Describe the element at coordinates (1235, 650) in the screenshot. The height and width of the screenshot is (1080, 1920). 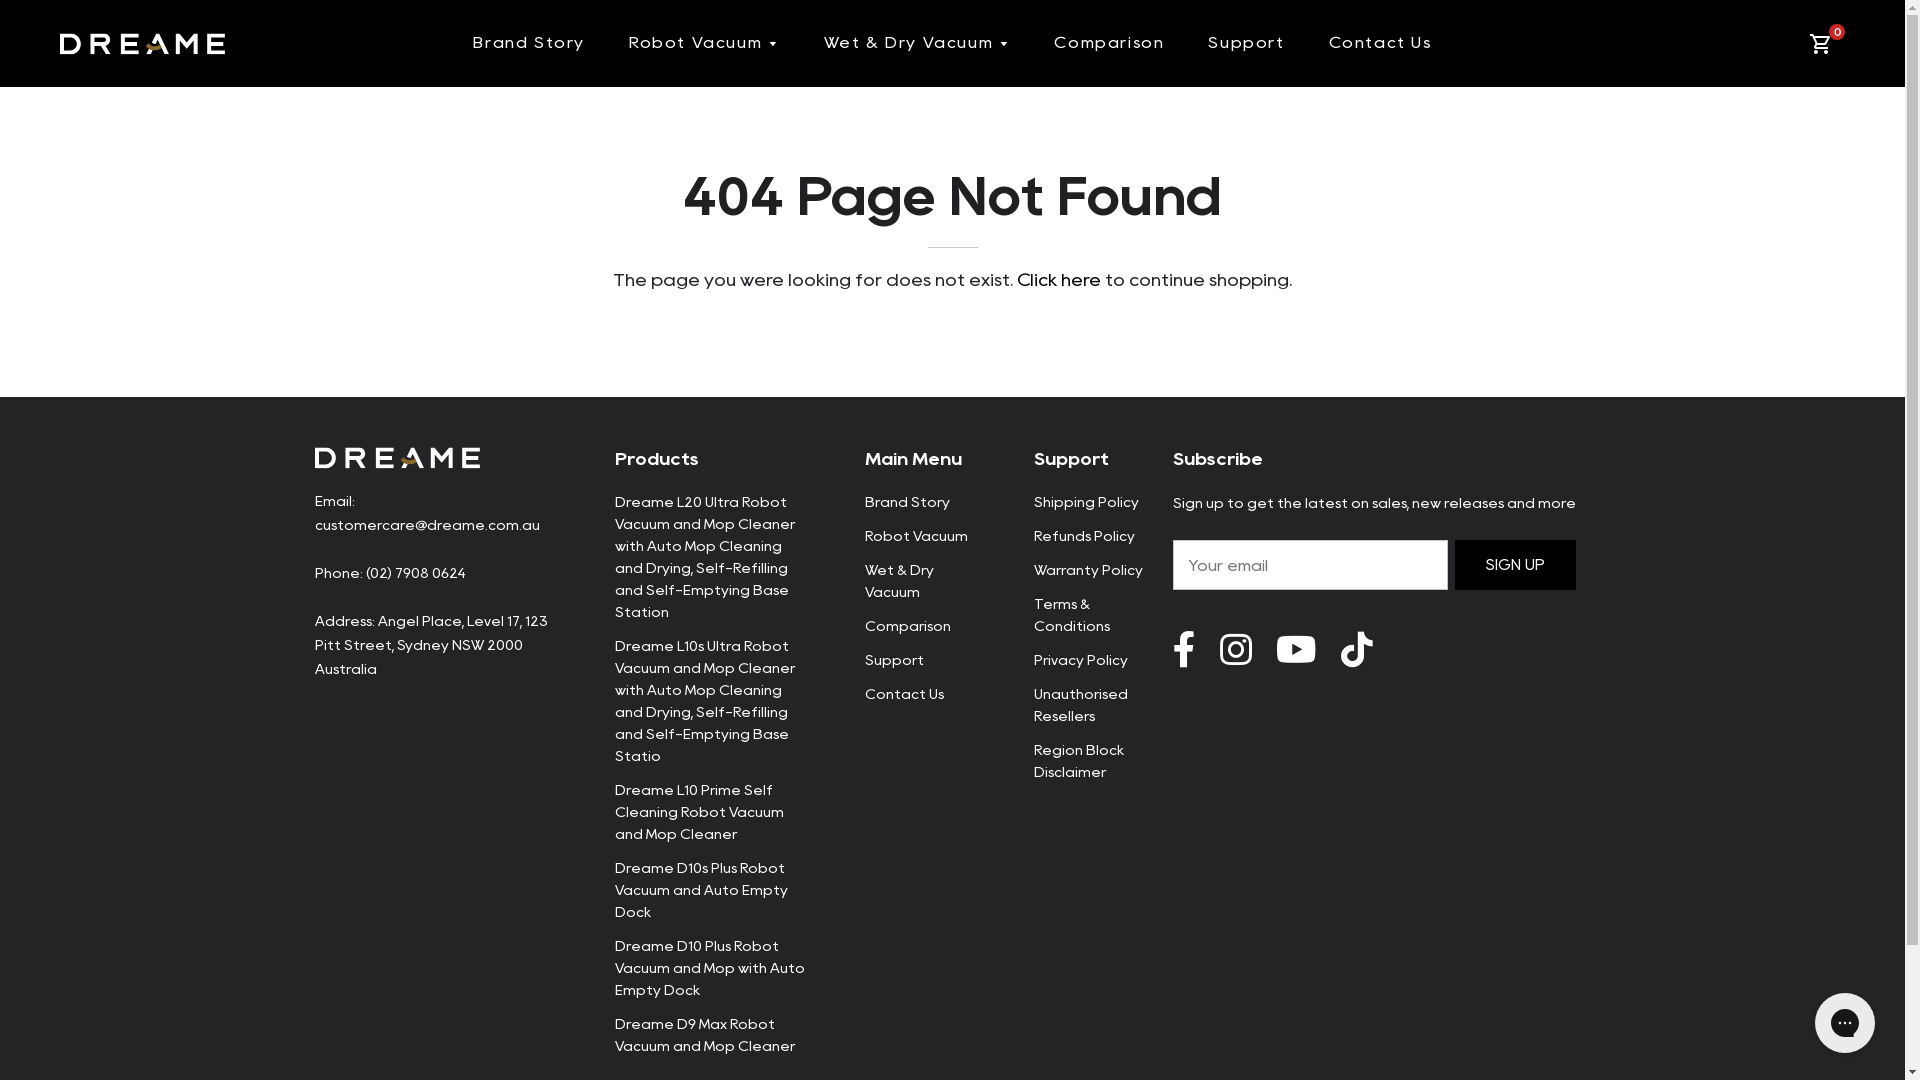
I see `'Dreame Technology Australia on Instagram'` at that location.